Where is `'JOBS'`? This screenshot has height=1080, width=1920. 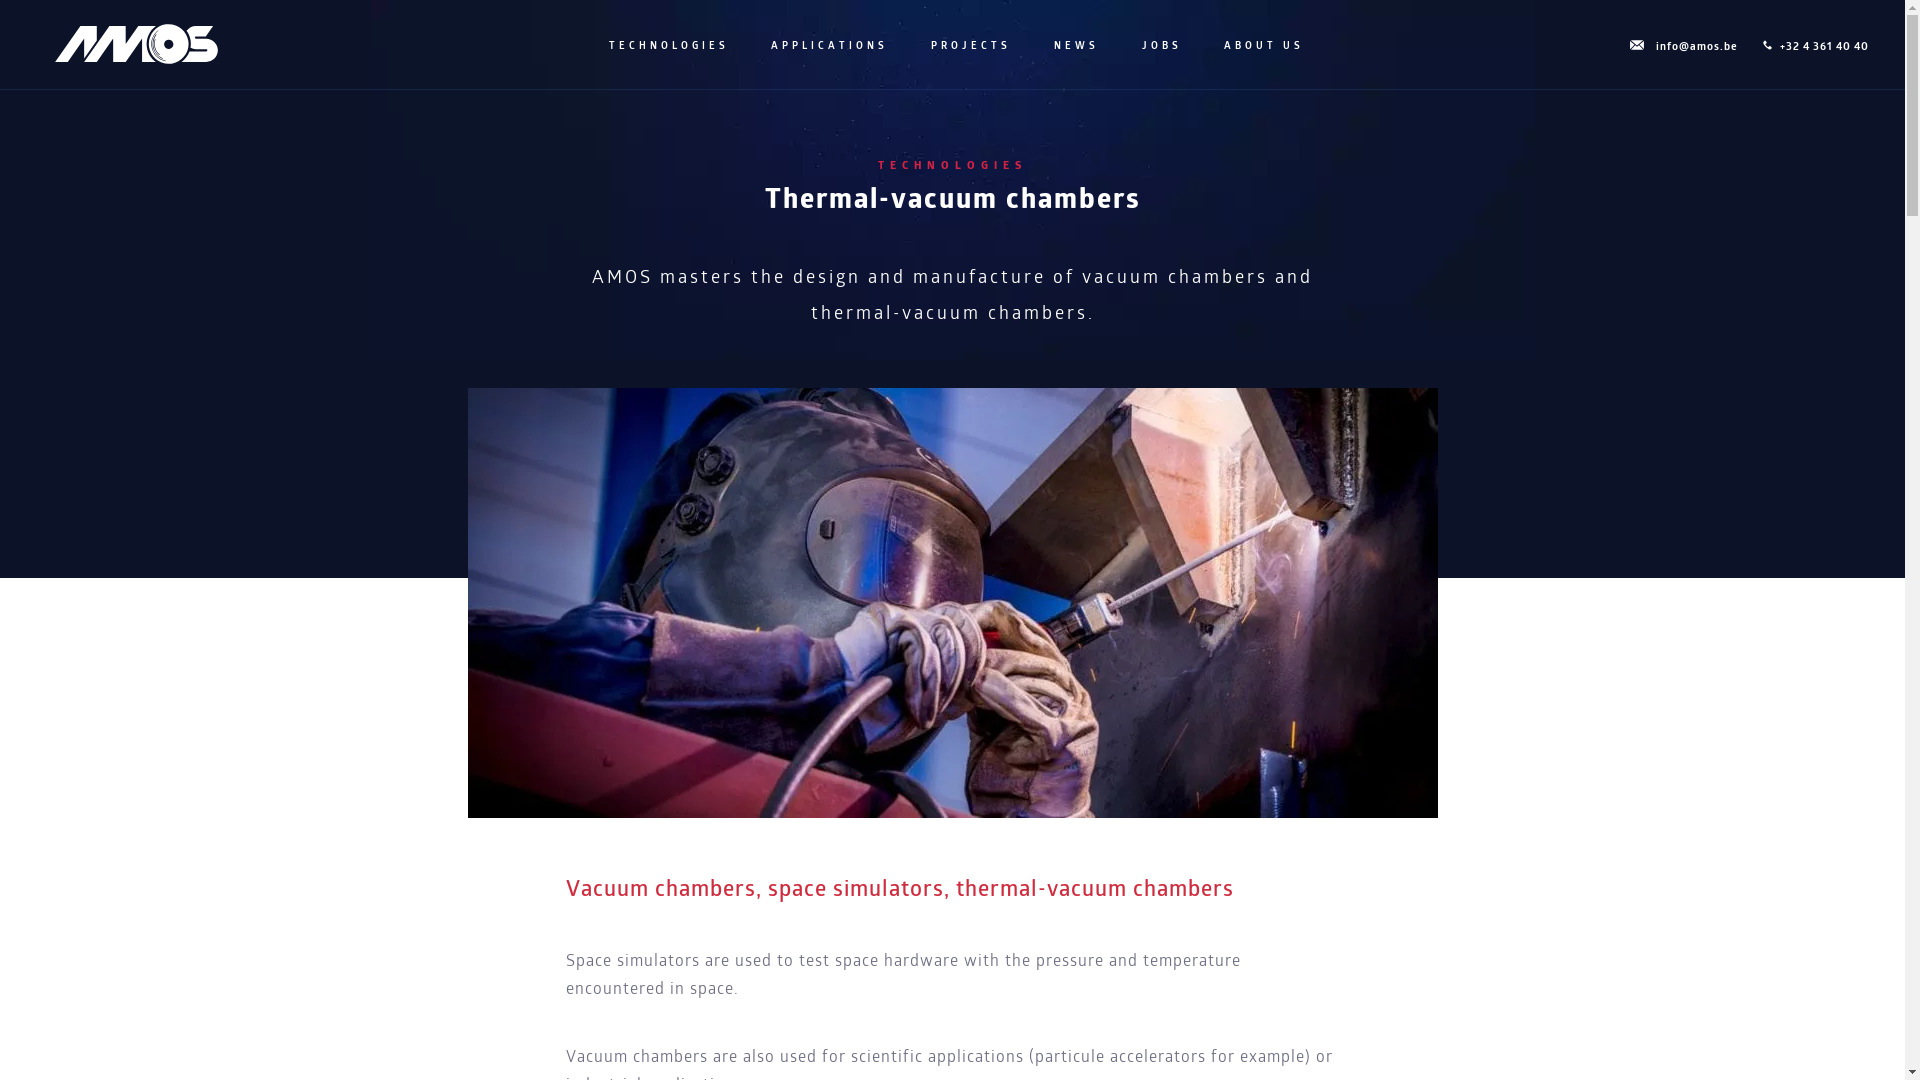
'JOBS' is located at coordinates (1160, 45).